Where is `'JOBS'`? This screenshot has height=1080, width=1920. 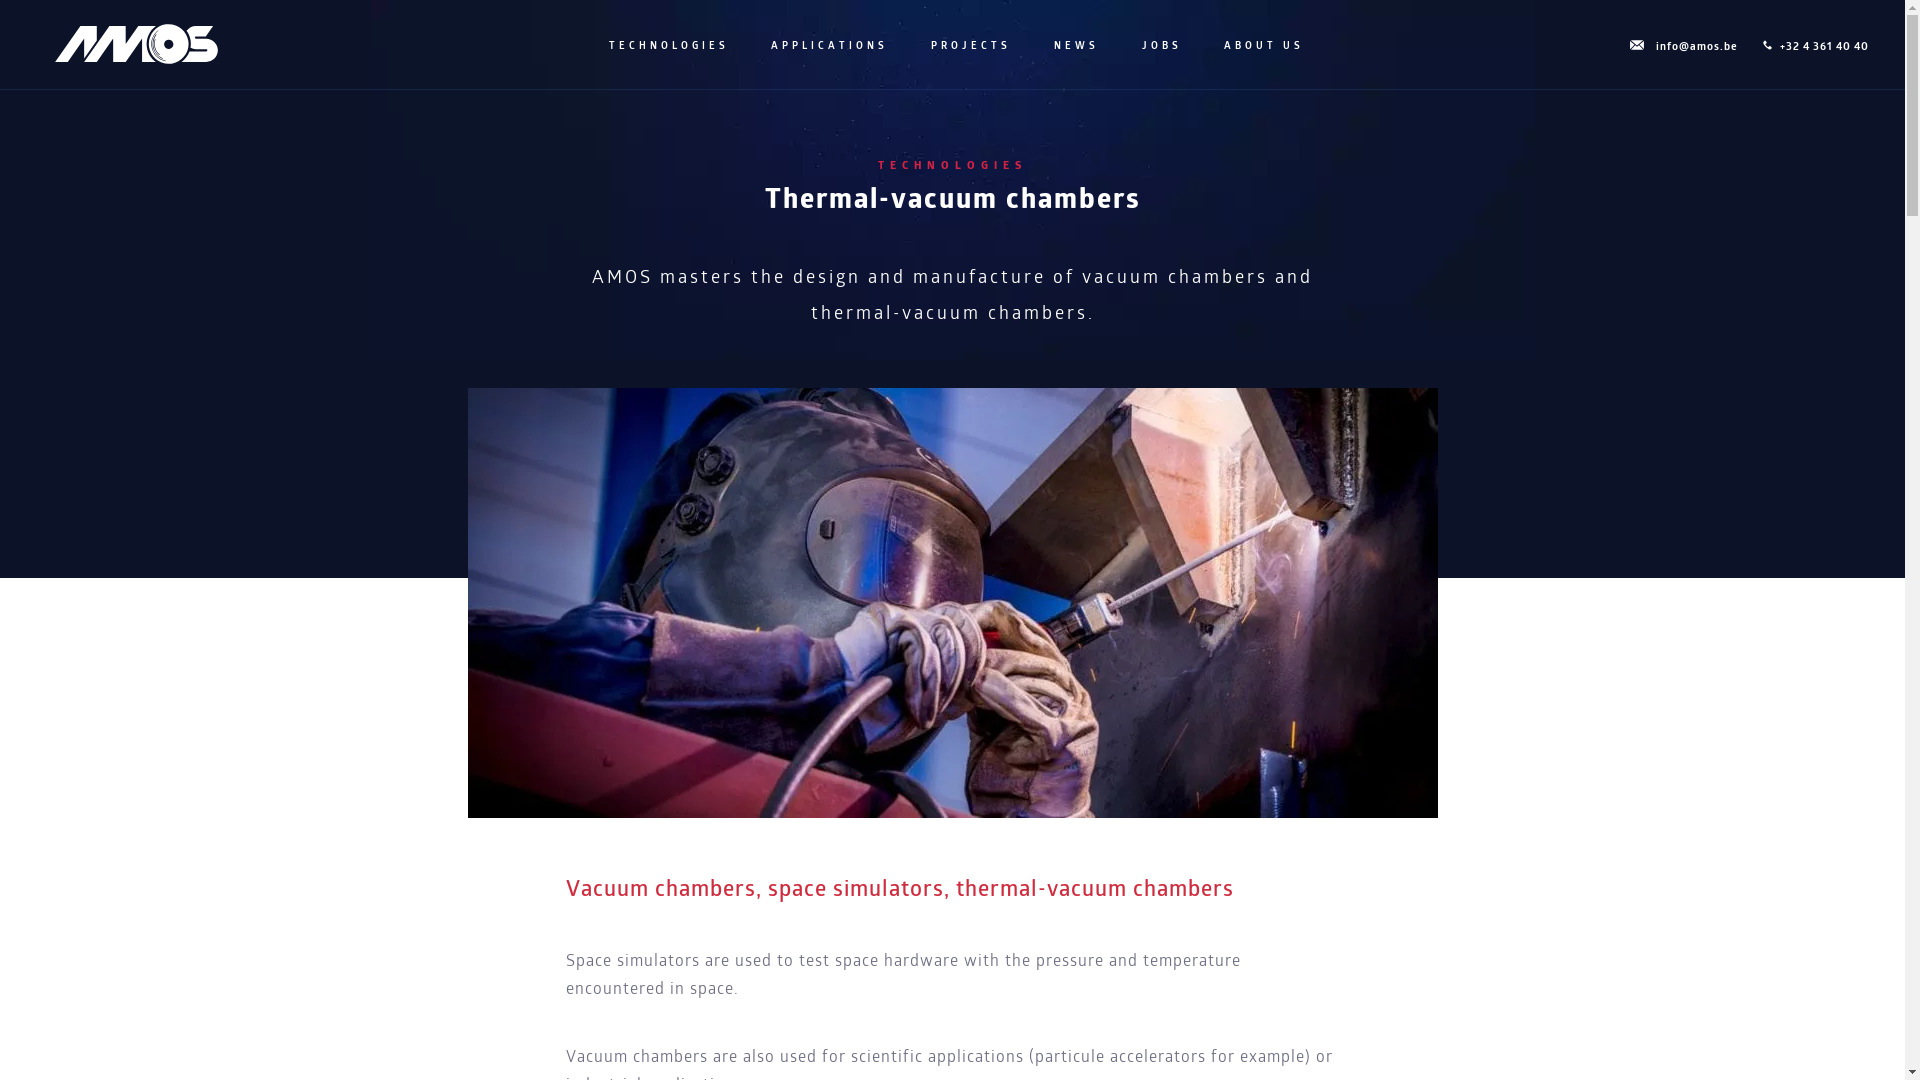
'JOBS' is located at coordinates (1160, 45).